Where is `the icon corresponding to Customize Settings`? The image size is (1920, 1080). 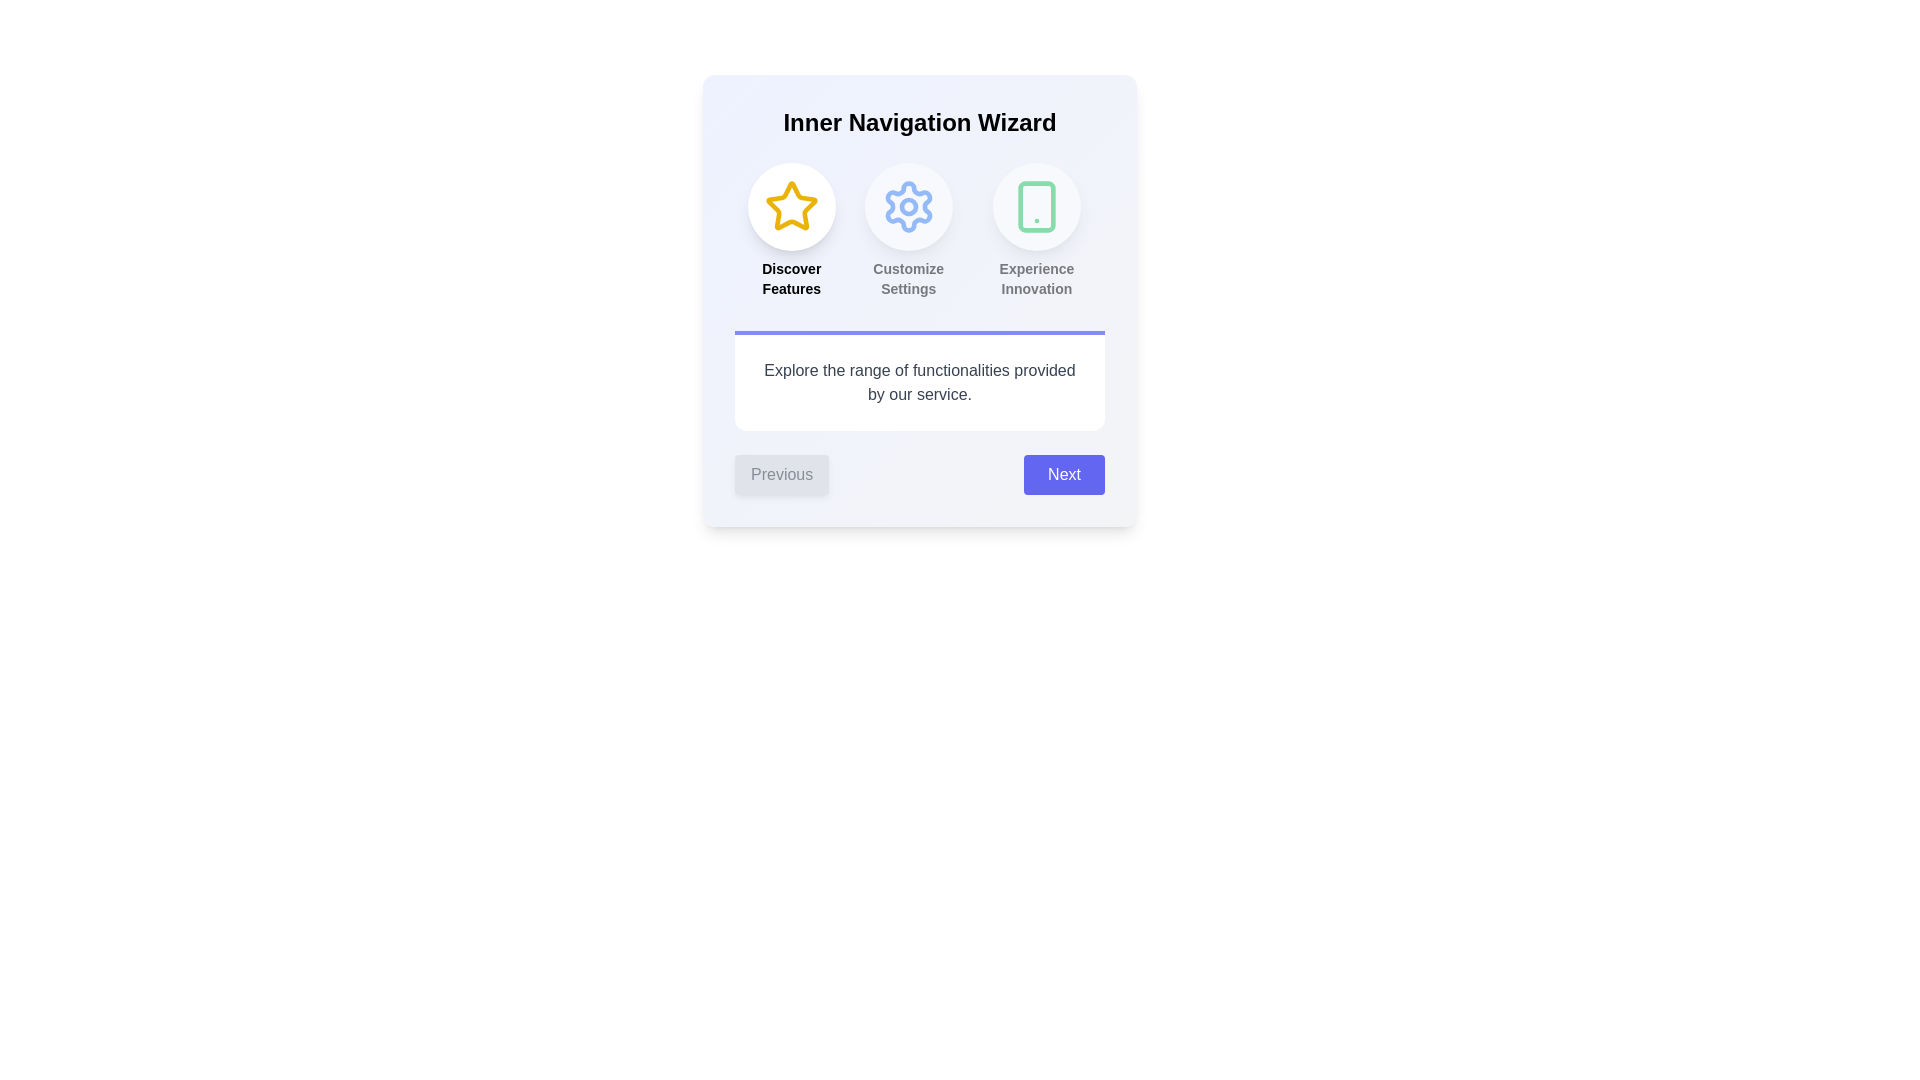
the icon corresponding to Customize Settings is located at coordinates (907, 207).